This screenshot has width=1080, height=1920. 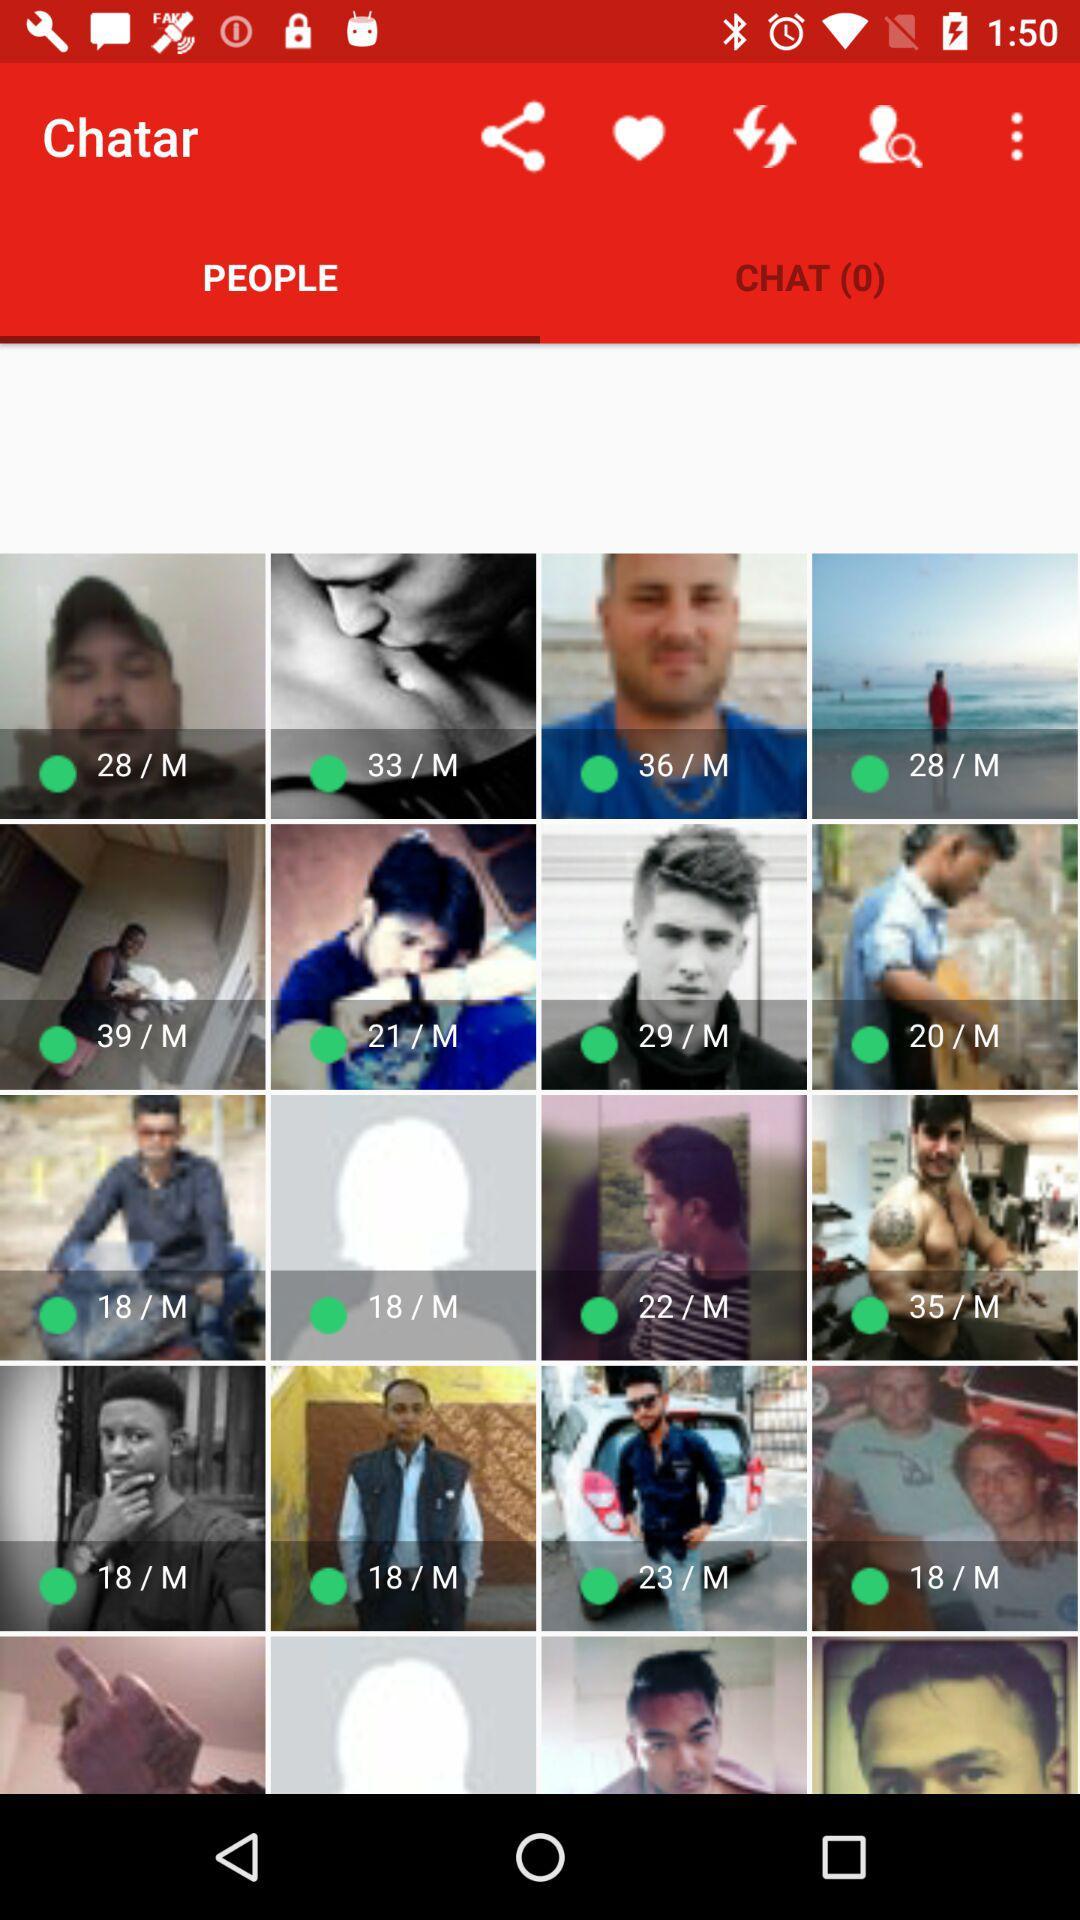 I want to click on fourth column third row image, so click(x=674, y=1498).